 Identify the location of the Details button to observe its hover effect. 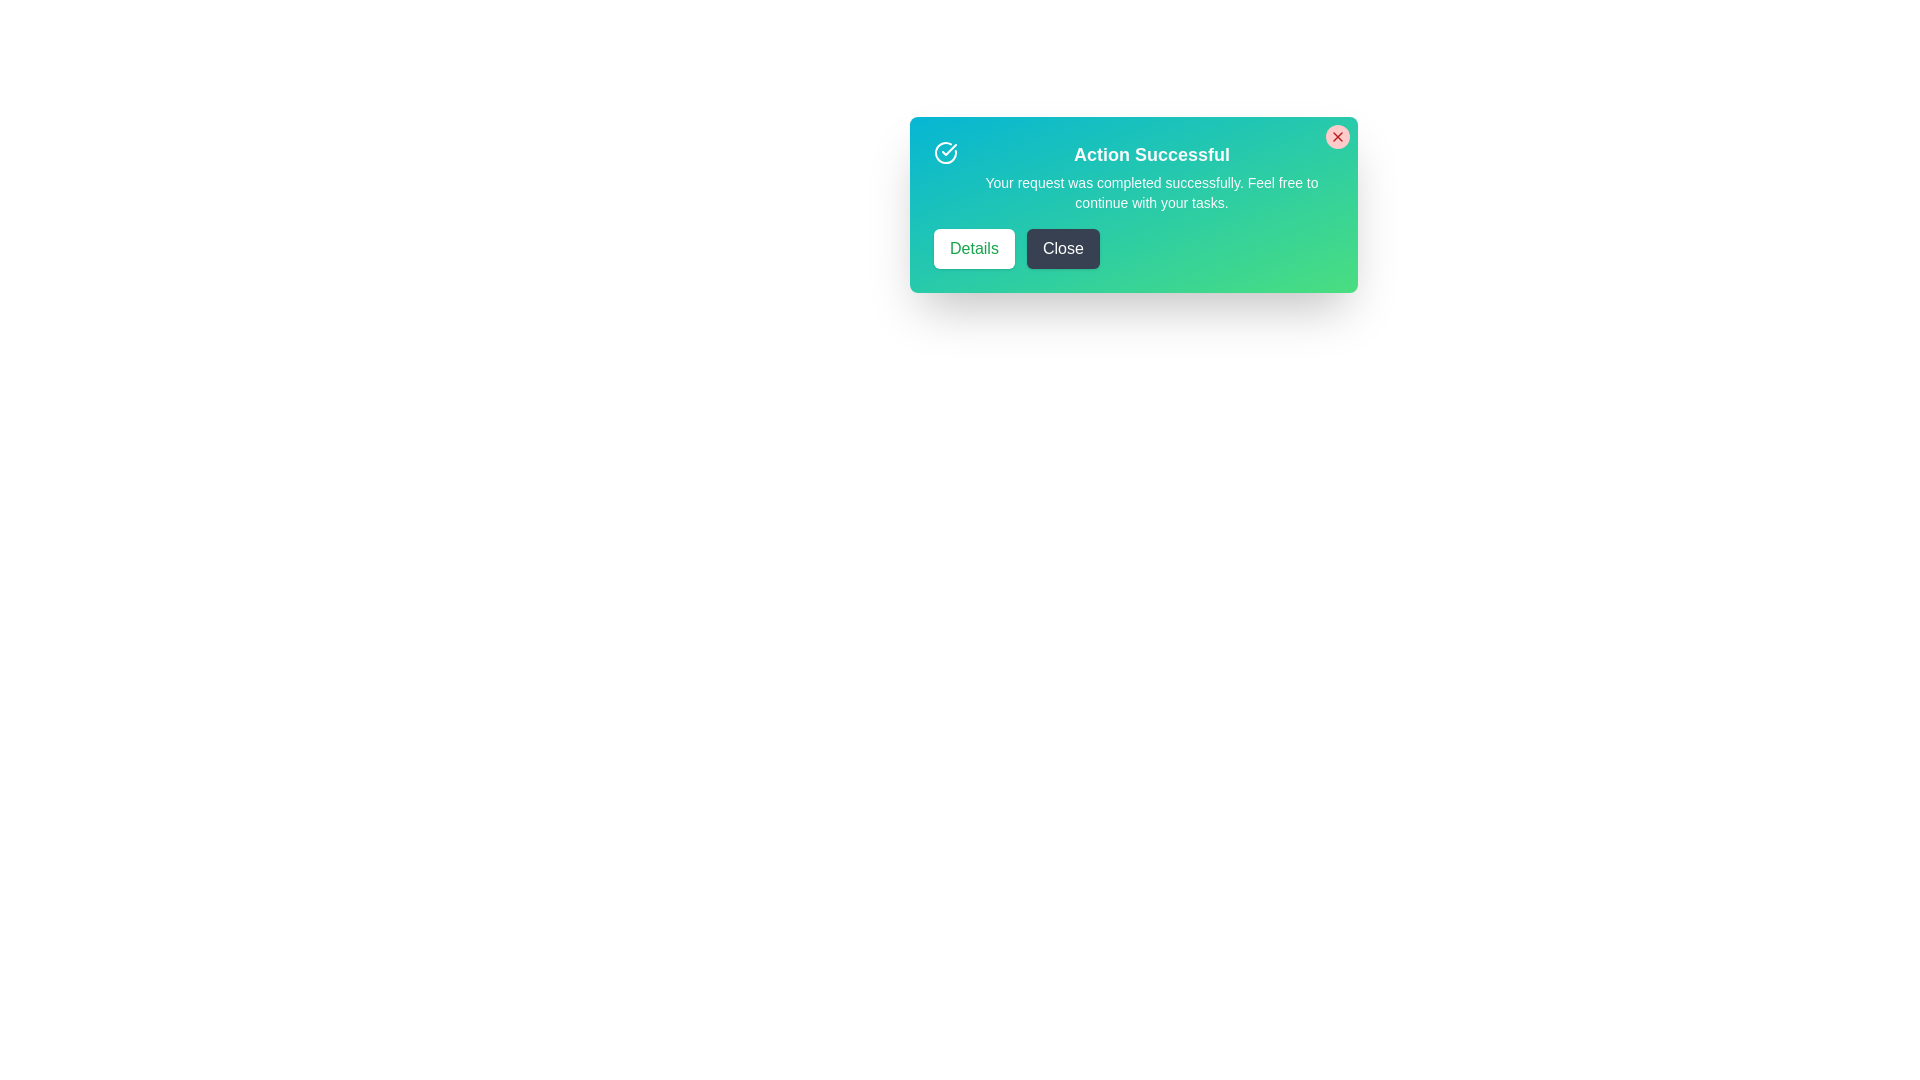
(974, 248).